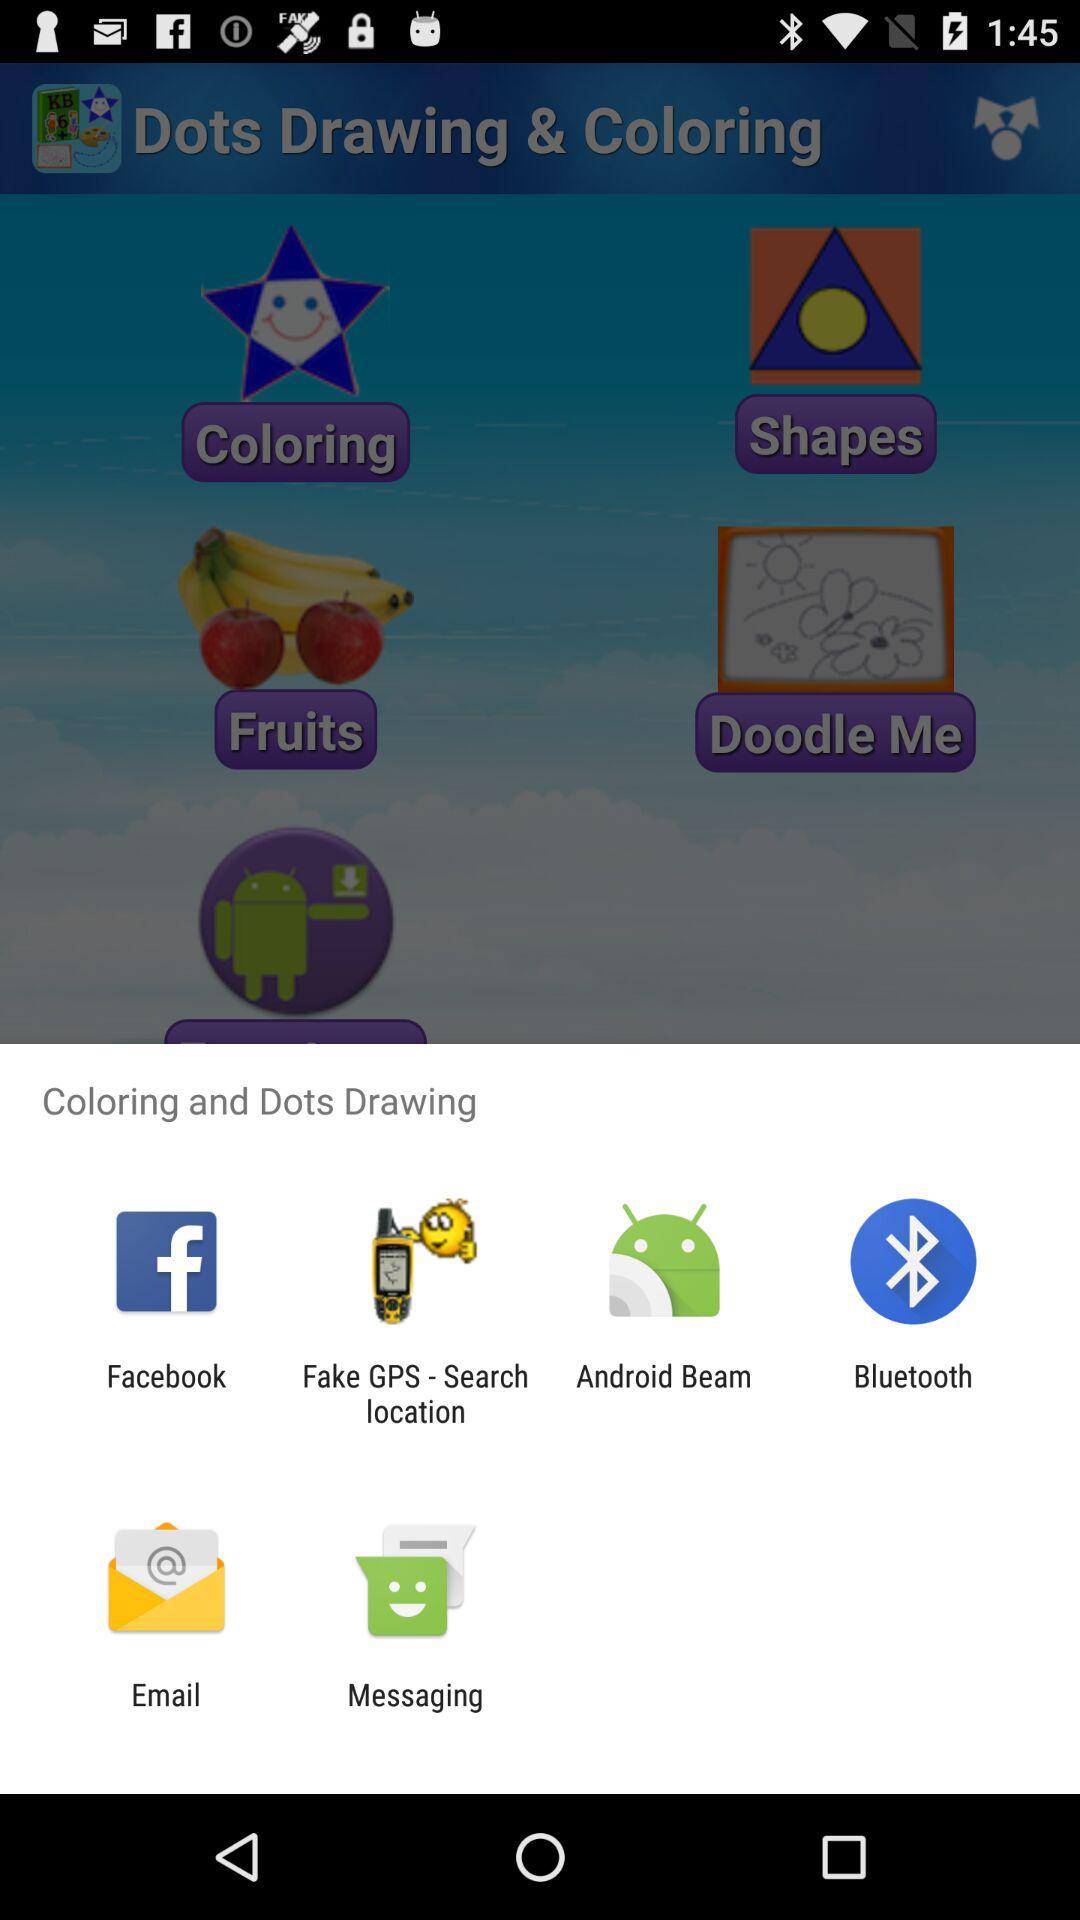 The height and width of the screenshot is (1920, 1080). I want to click on bluetooth item, so click(913, 1392).